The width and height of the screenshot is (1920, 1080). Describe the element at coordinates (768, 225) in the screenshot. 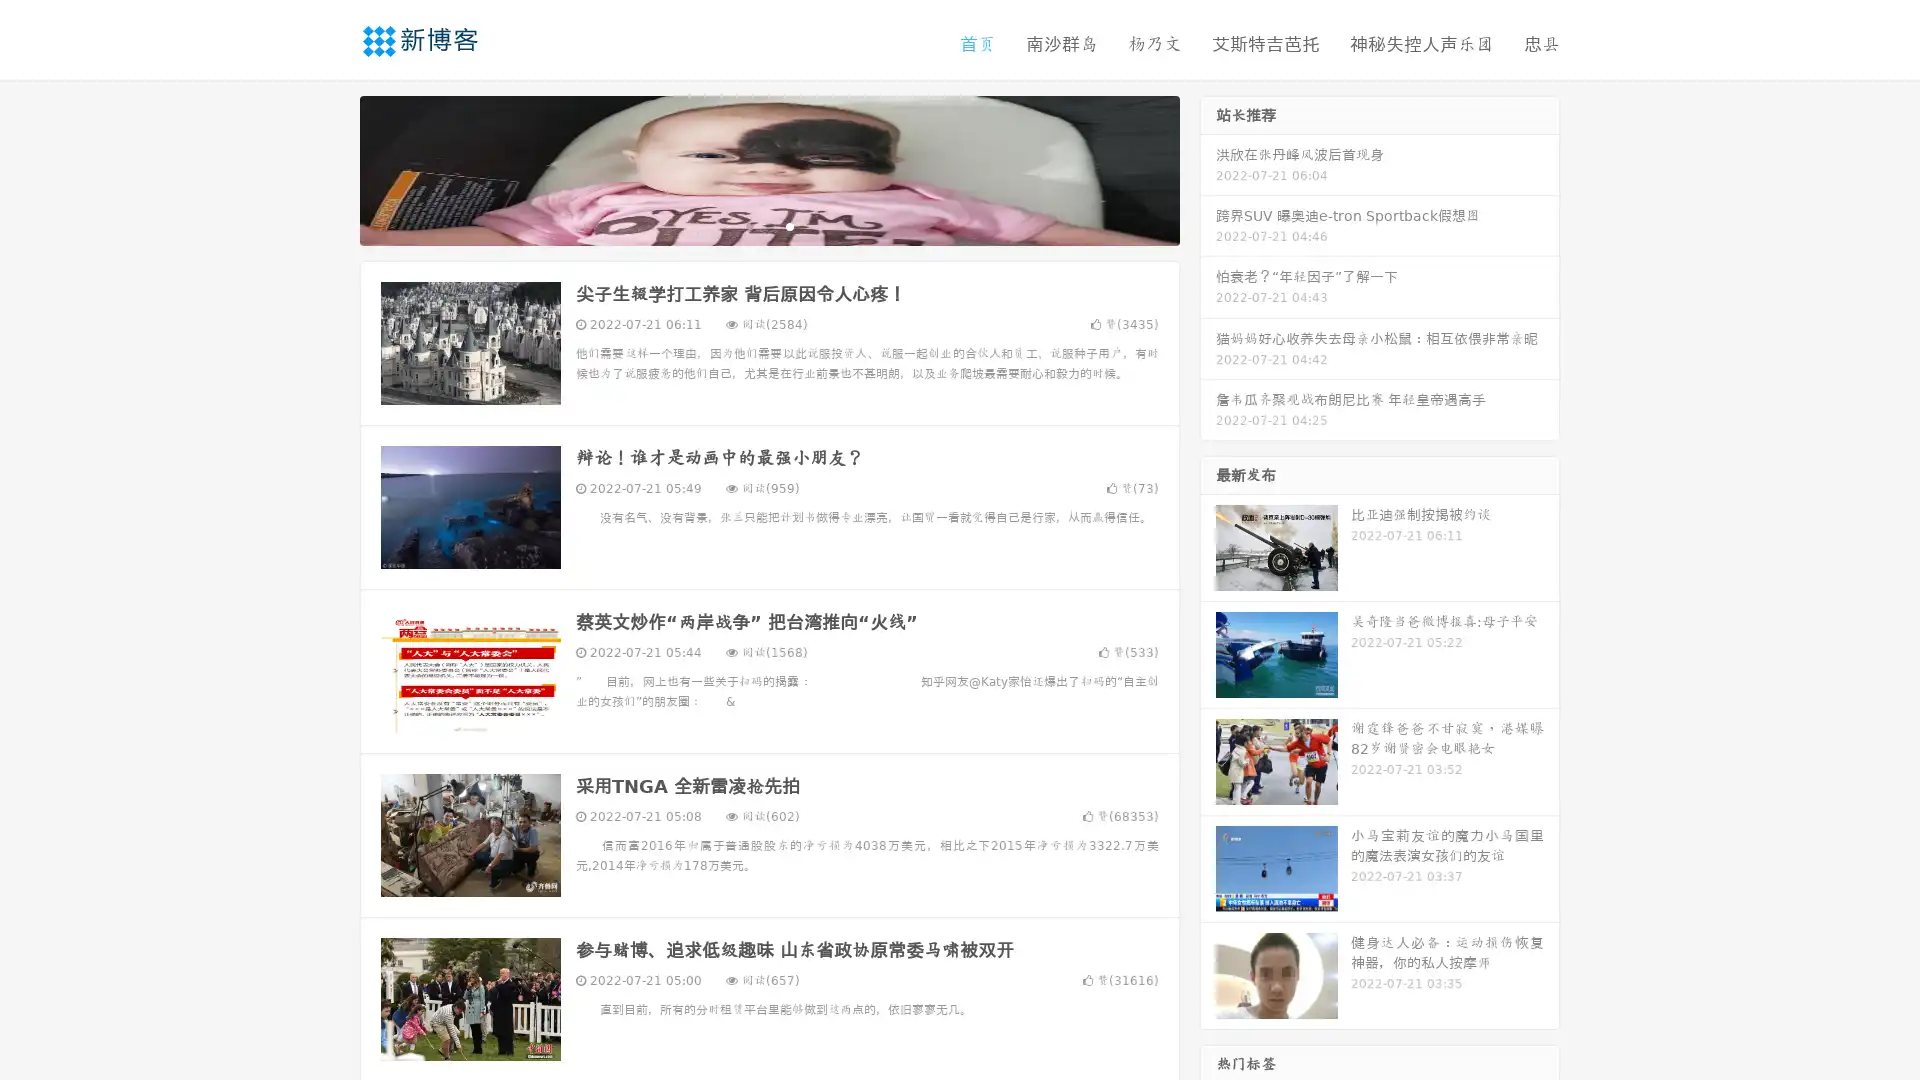

I see `Go to slide 2` at that location.